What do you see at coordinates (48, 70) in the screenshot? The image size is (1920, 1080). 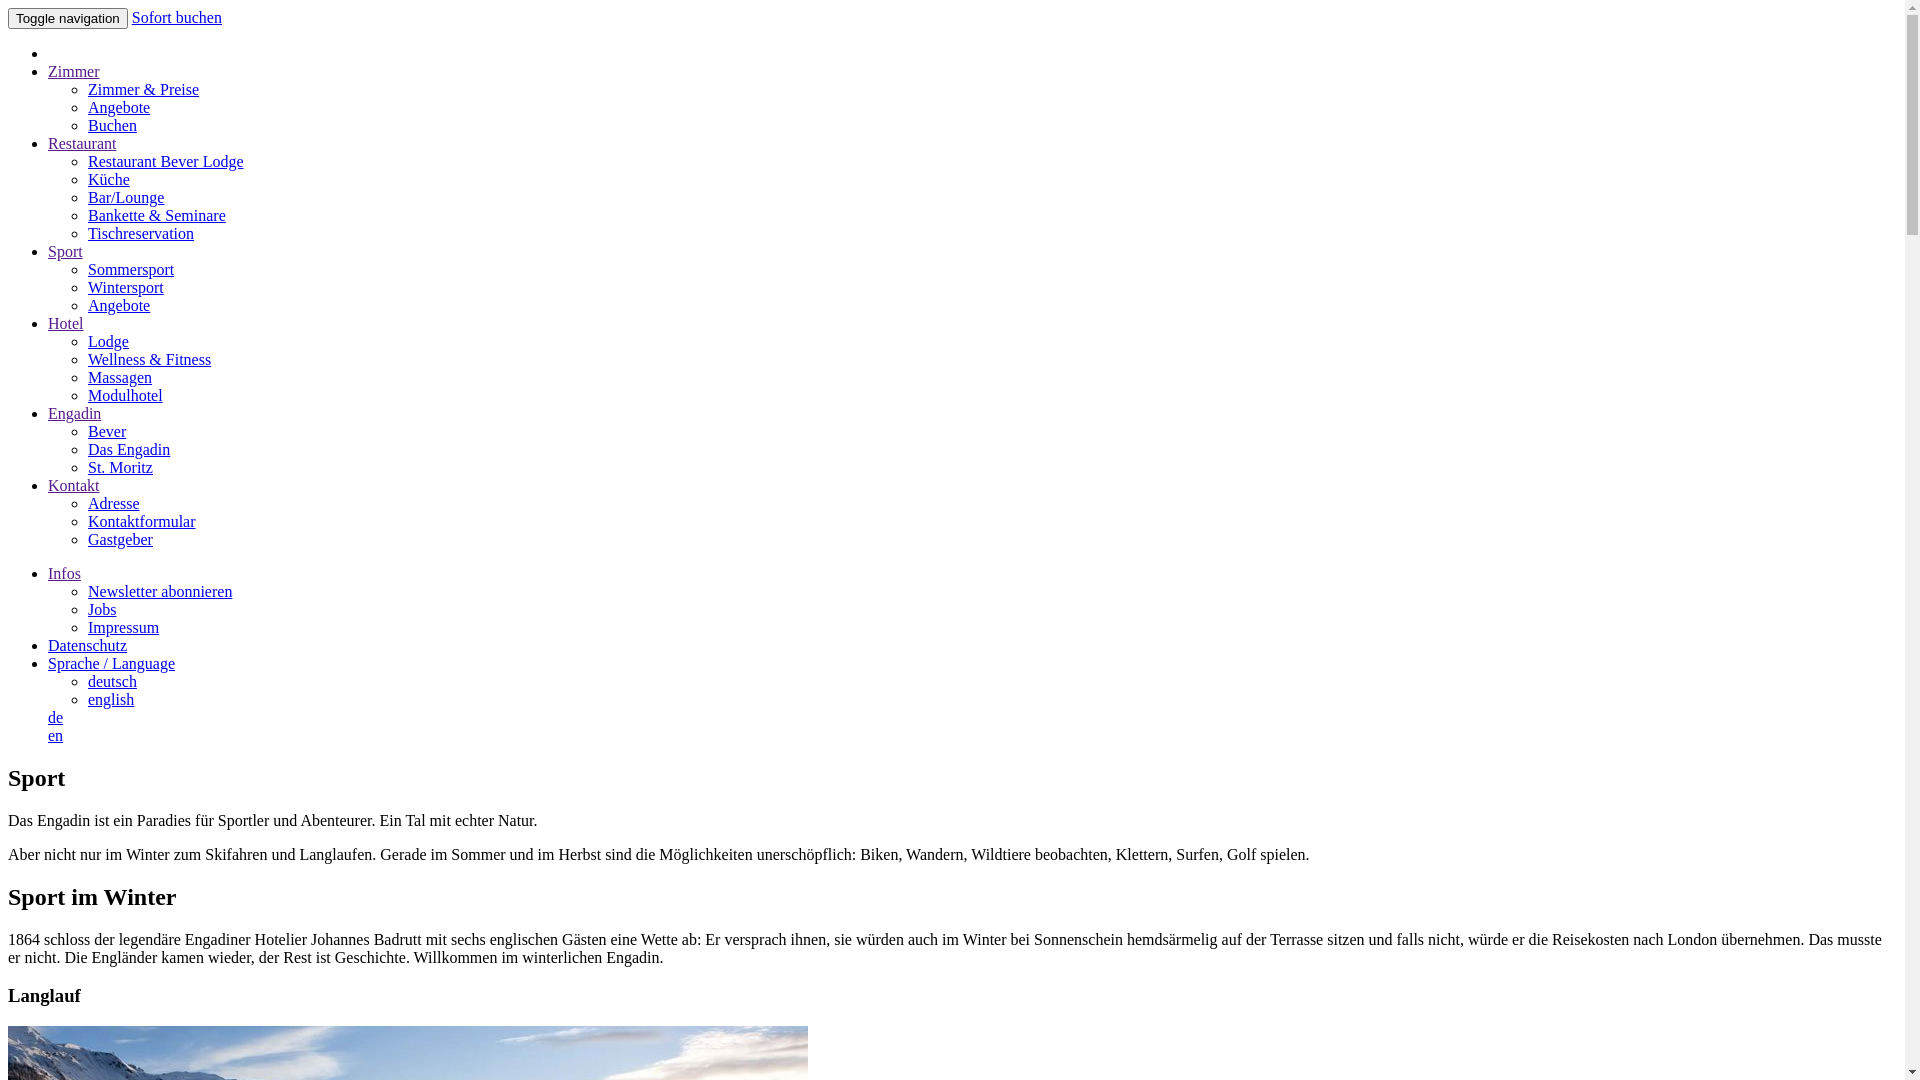 I see `'Zimmer'` at bounding box center [48, 70].